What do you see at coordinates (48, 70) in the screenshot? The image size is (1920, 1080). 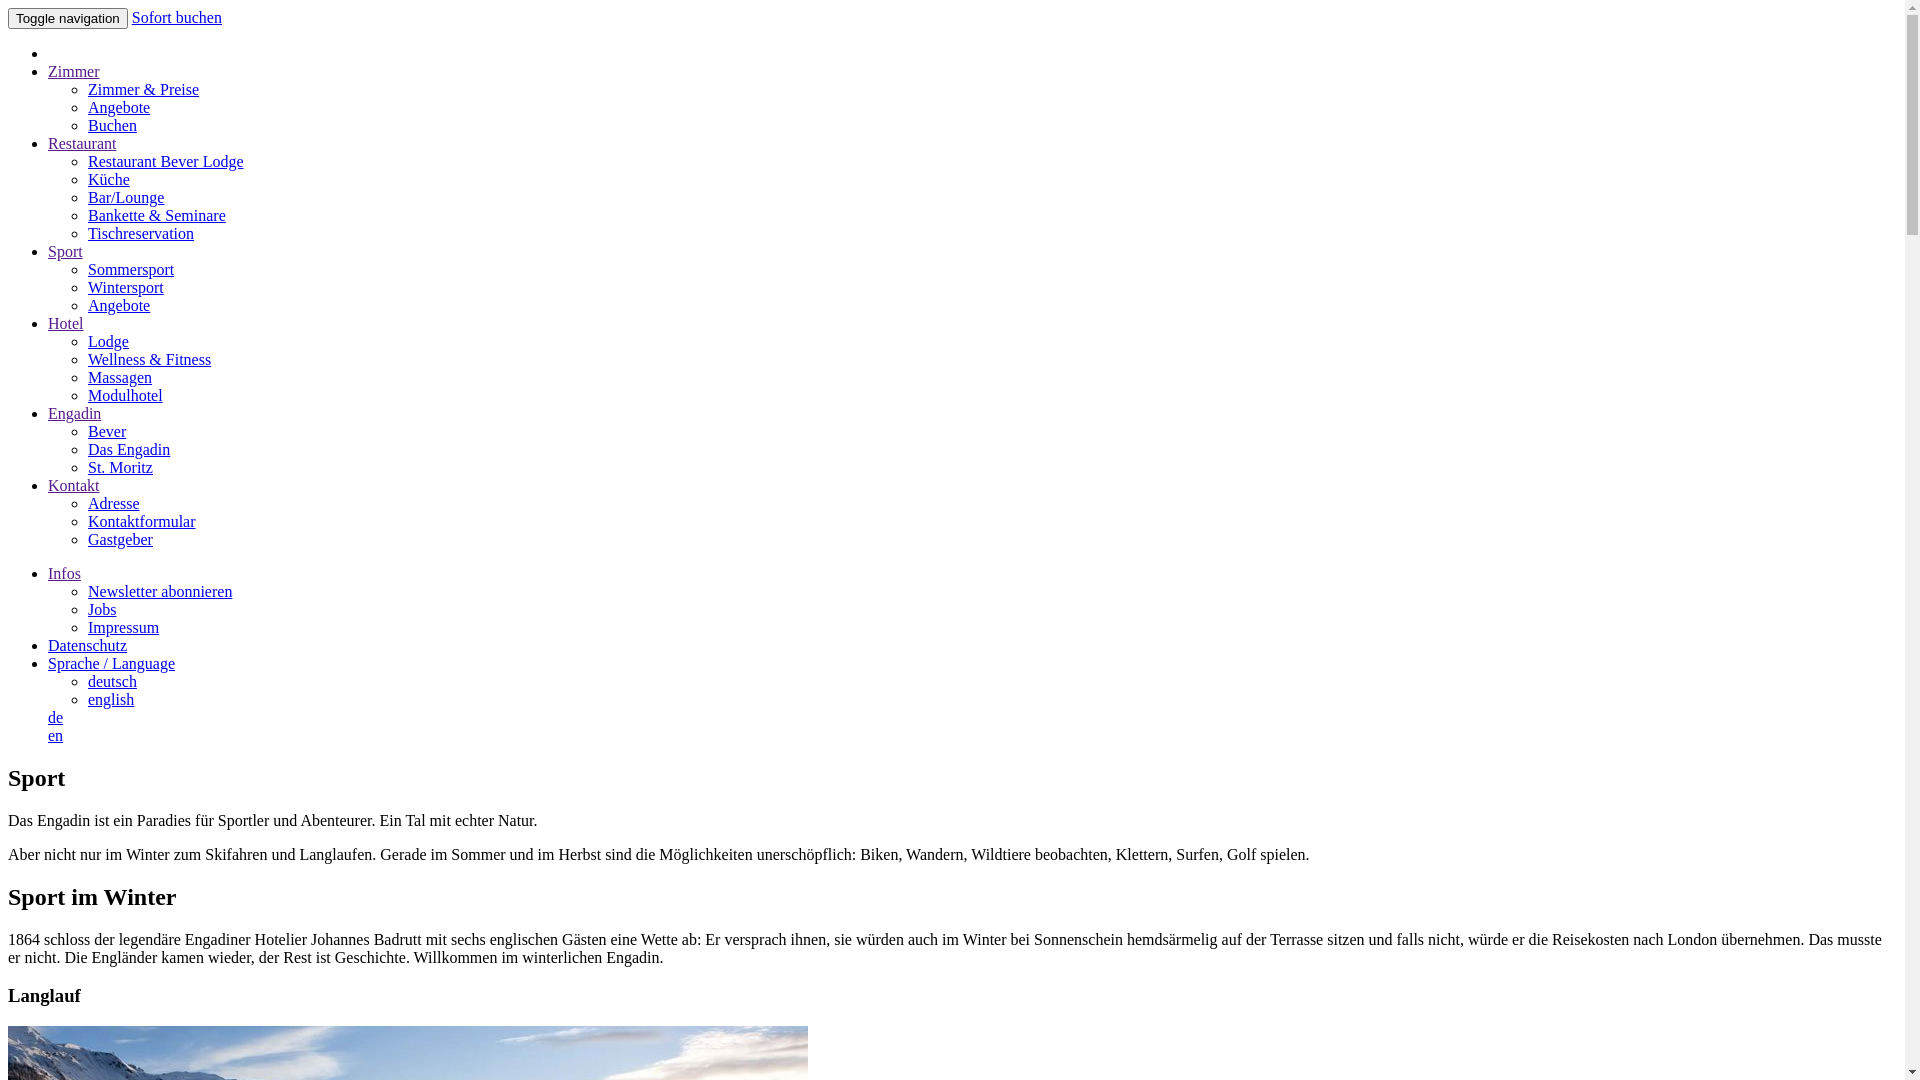 I see `'Zimmer'` at bounding box center [48, 70].